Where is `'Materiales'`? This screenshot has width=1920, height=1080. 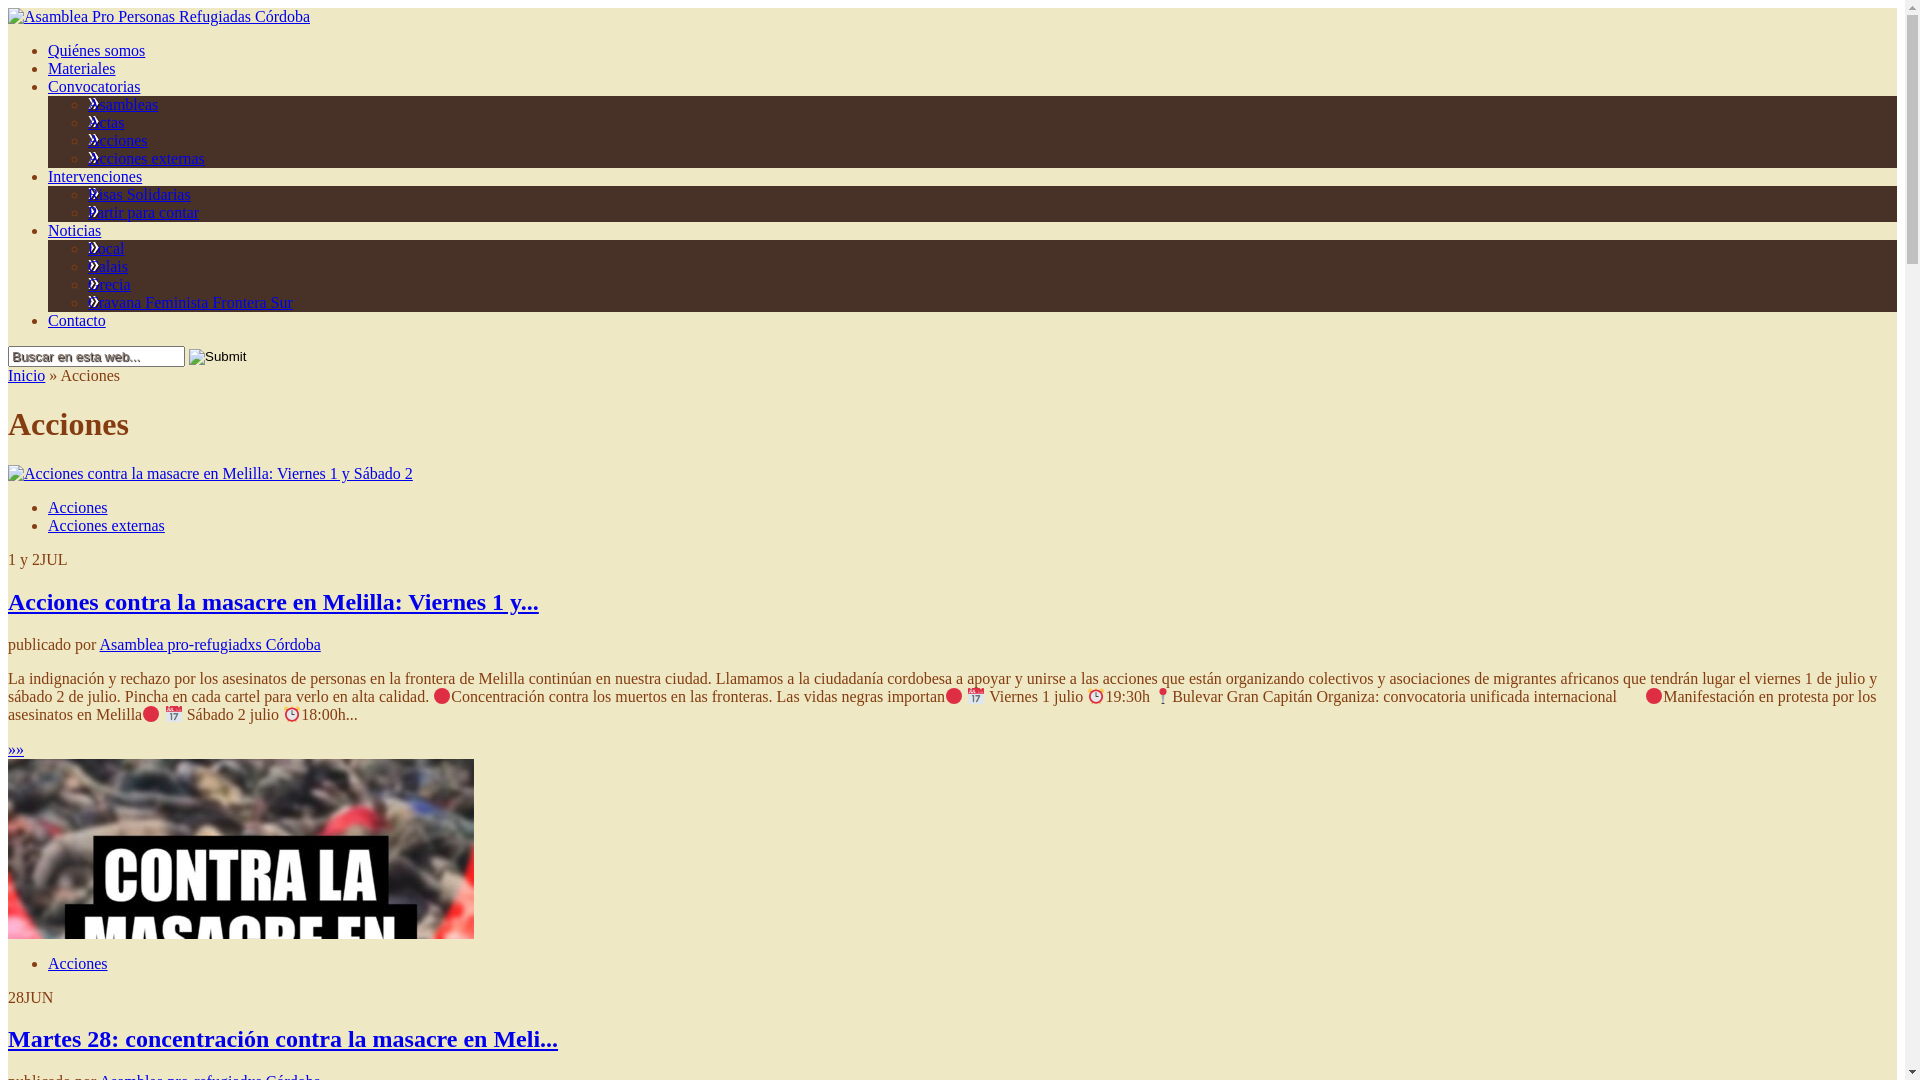
'Materiales' is located at coordinates (80, 67).